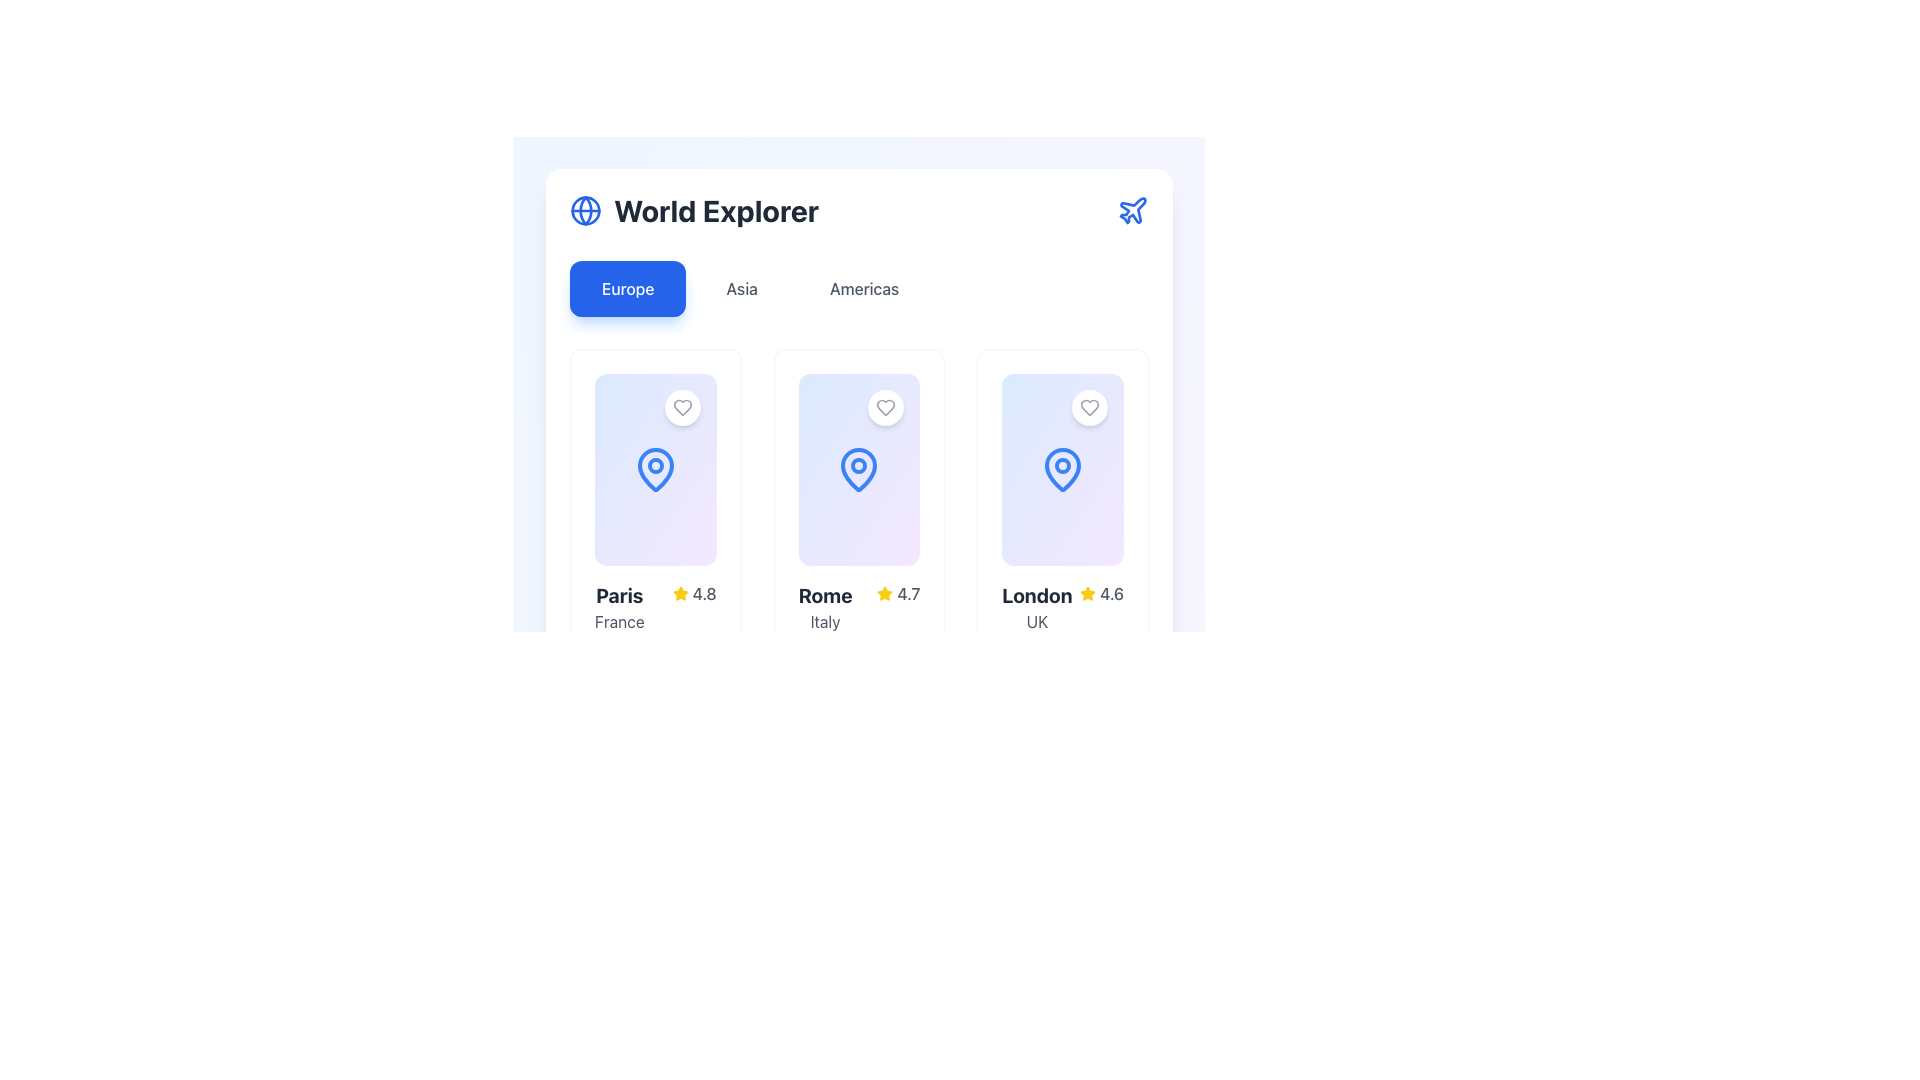  What do you see at coordinates (741, 289) in the screenshot?
I see `the 'Asia' button in the navigation bar` at bounding box center [741, 289].